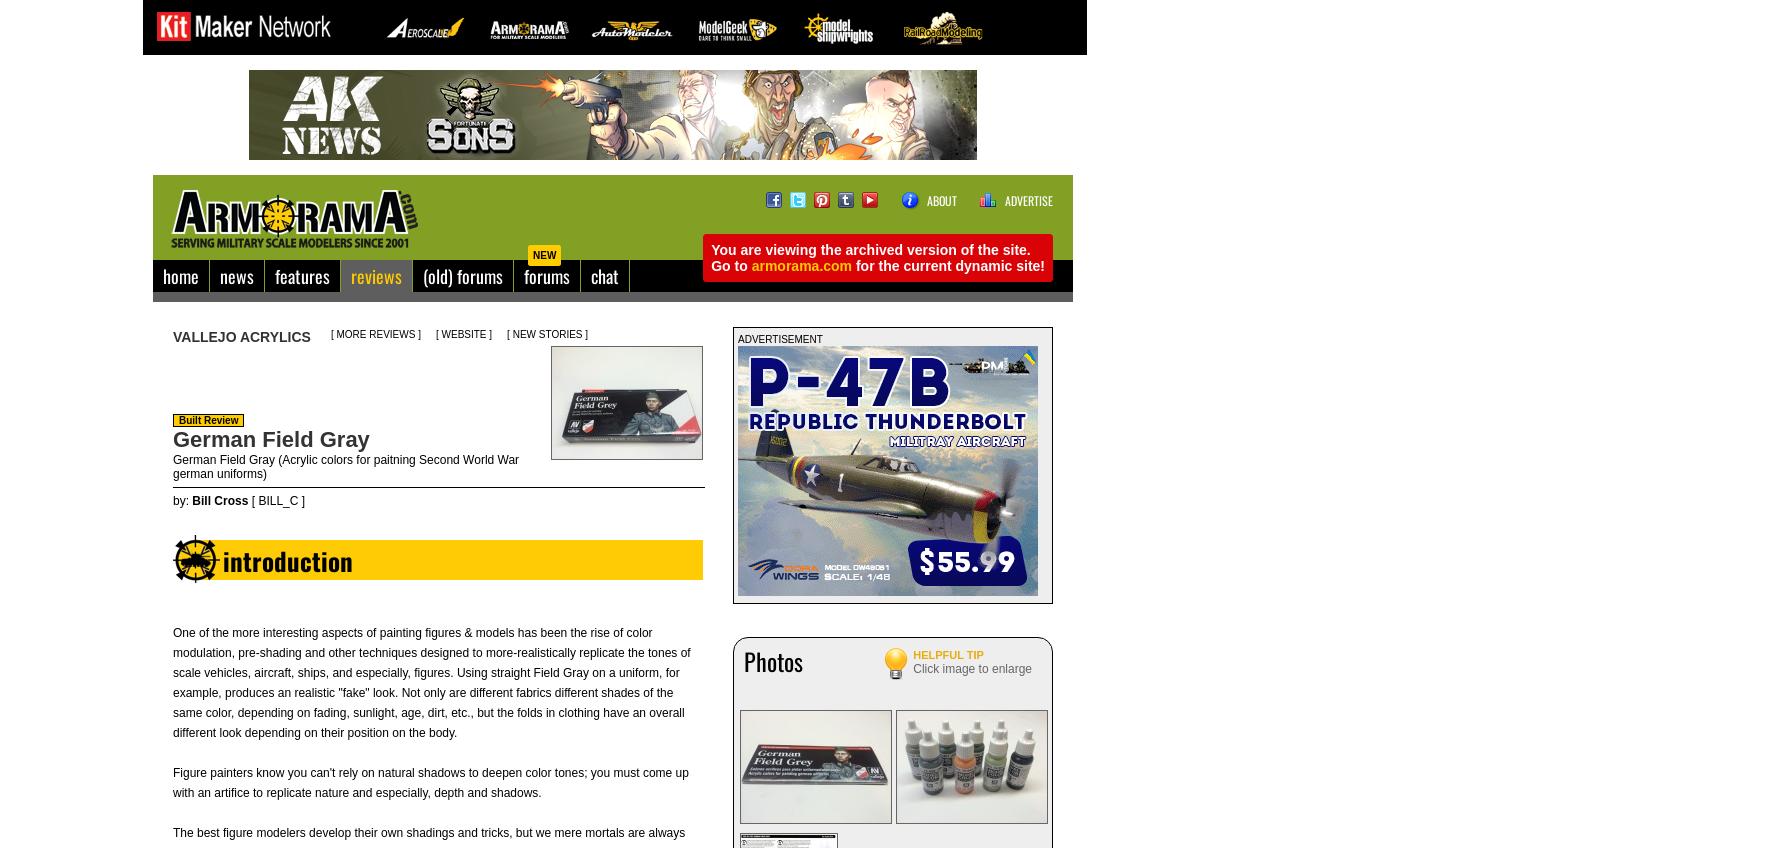  I want to click on 'Click image to enlarge', so click(972, 667).